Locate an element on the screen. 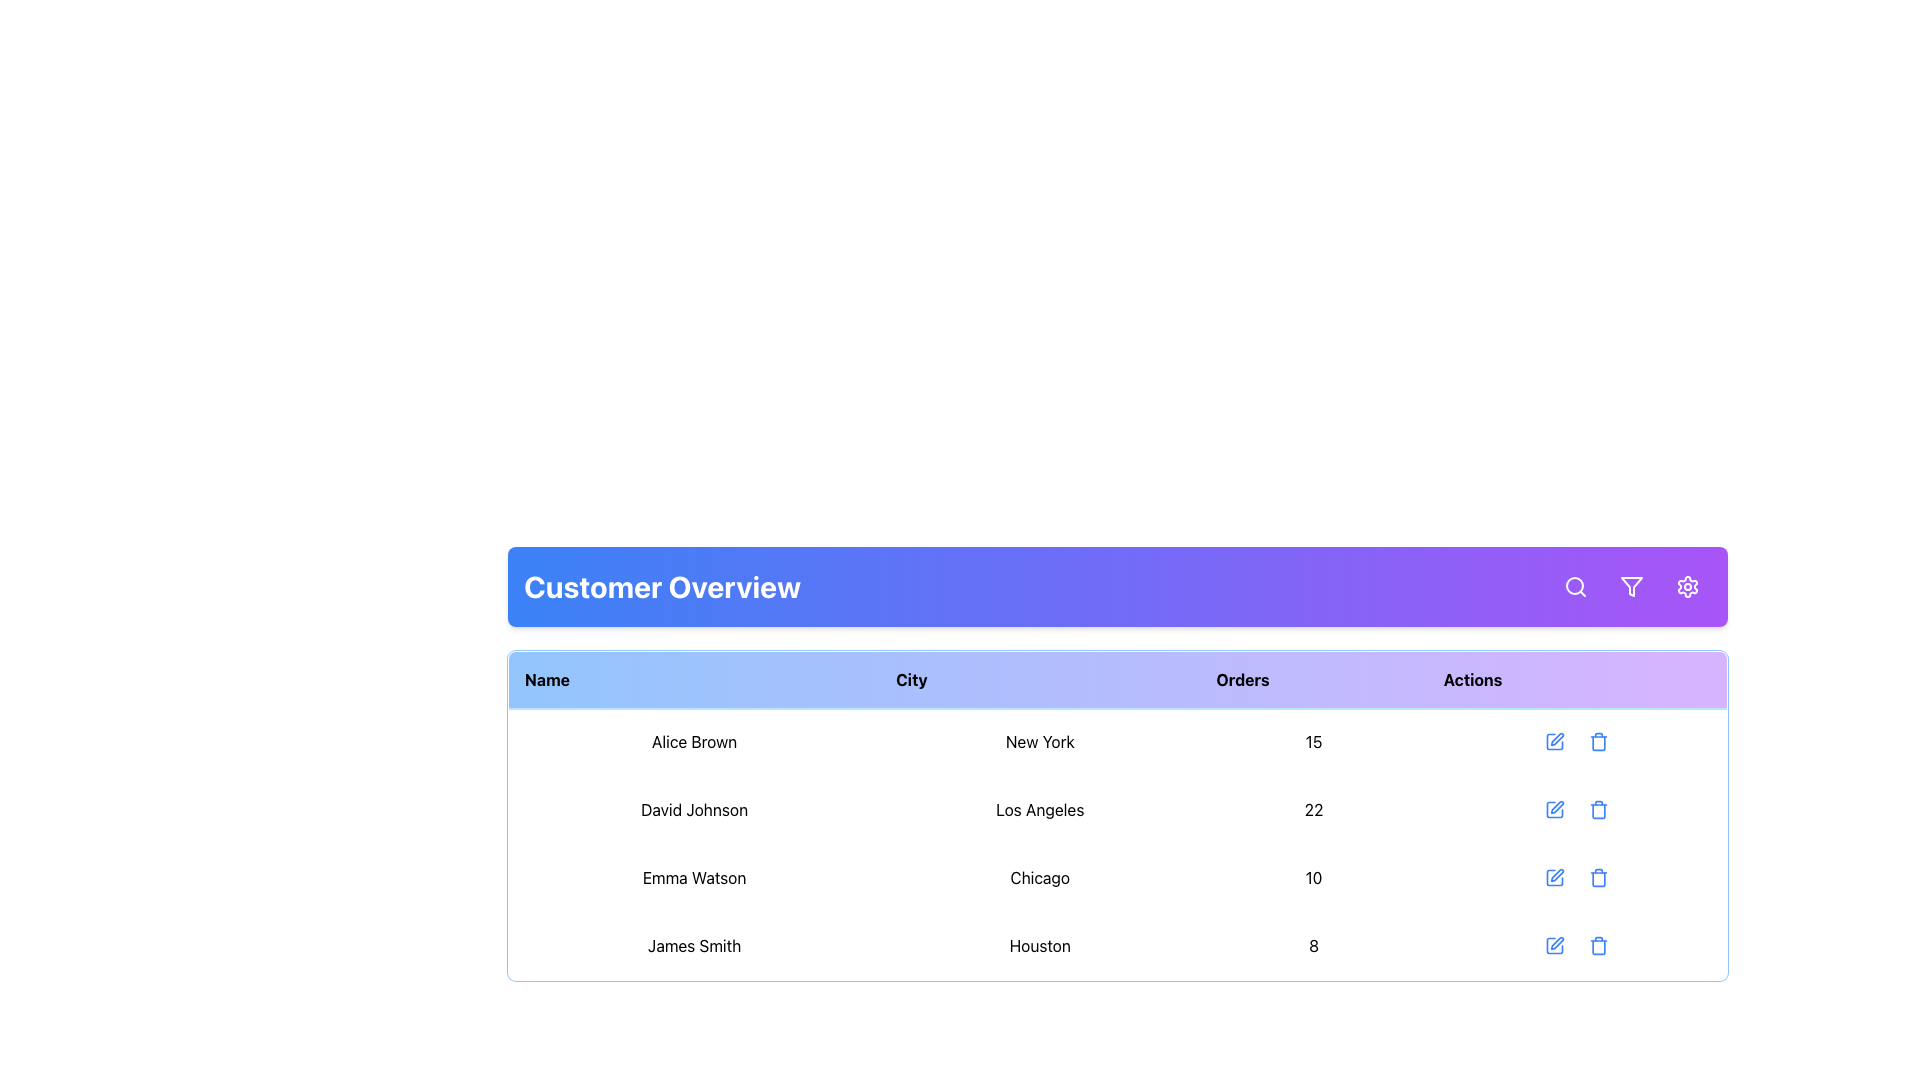 The width and height of the screenshot is (1920, 1080). the blue pen icon in the action column of the table for the 'David Johnson' row is located at coordinates (1554, 810).